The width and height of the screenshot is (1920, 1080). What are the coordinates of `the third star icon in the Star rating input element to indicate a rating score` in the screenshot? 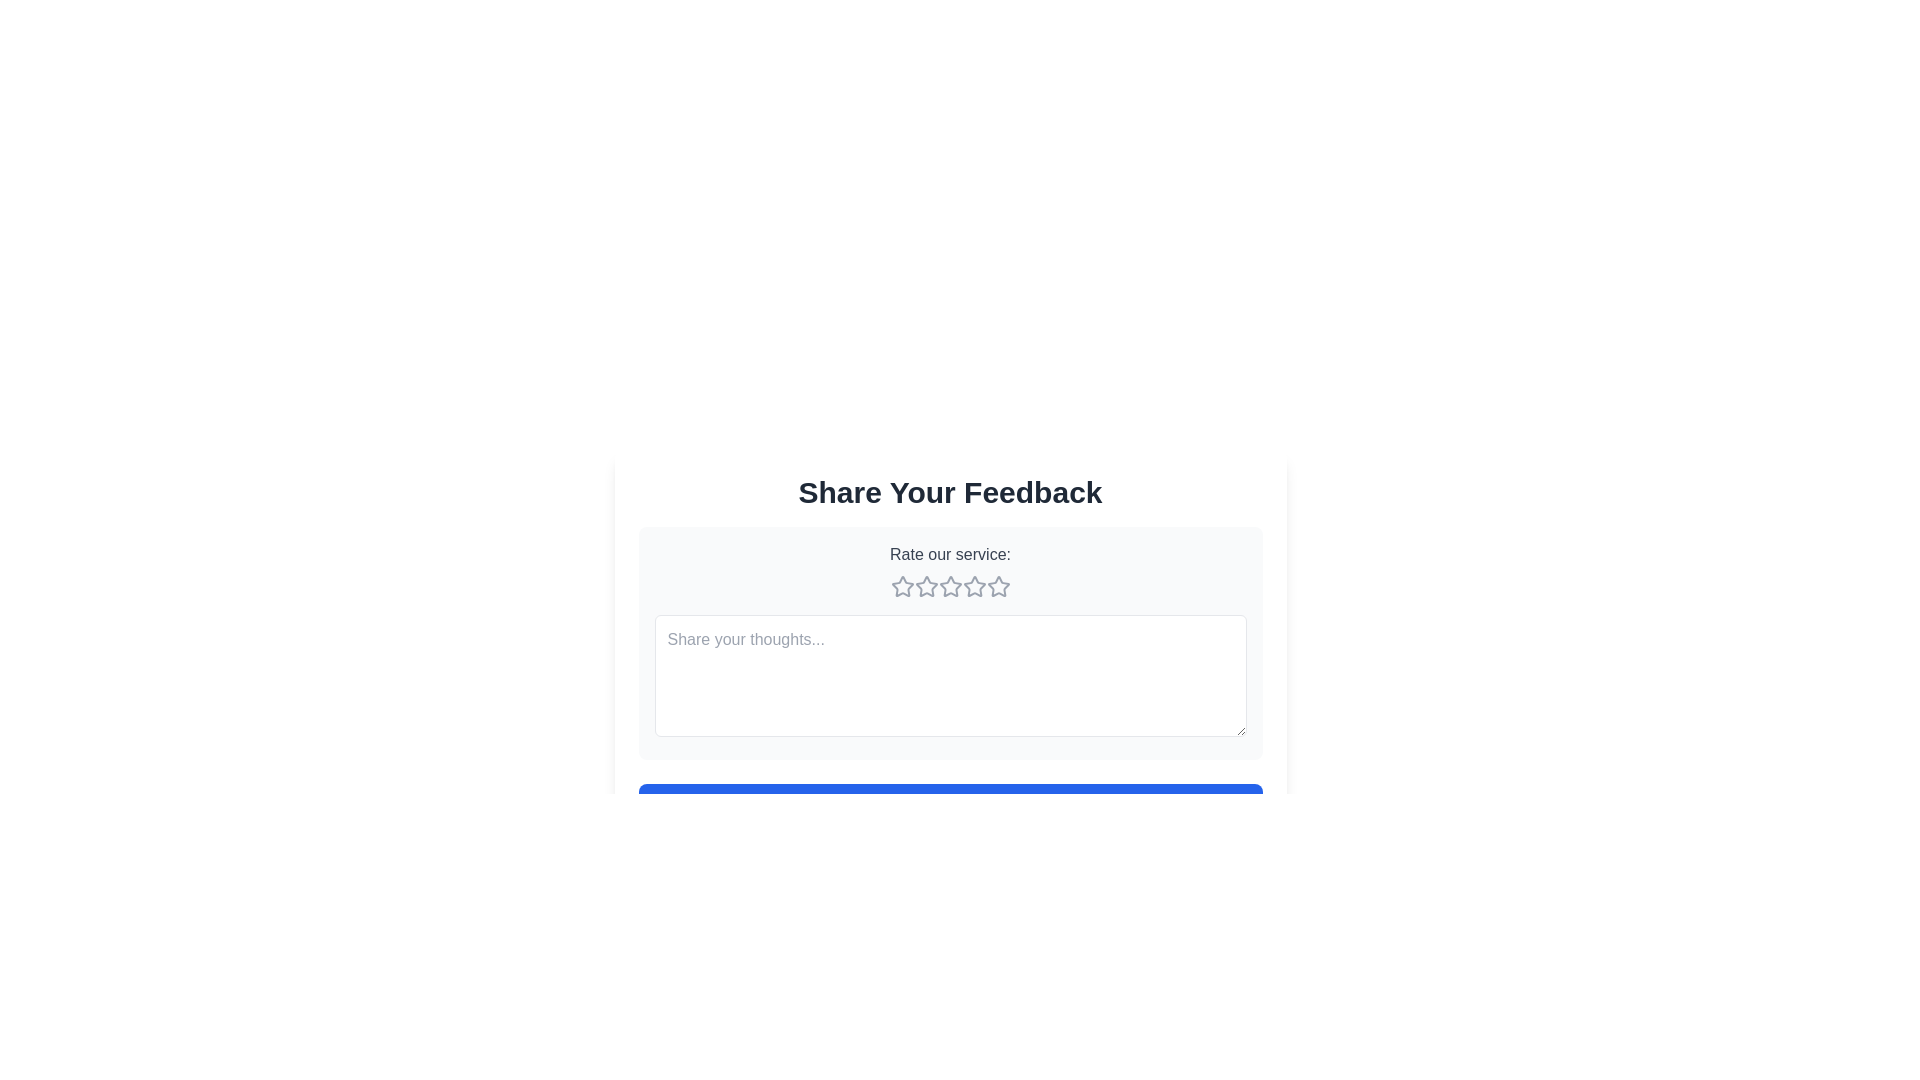 It's located at (949, 585).